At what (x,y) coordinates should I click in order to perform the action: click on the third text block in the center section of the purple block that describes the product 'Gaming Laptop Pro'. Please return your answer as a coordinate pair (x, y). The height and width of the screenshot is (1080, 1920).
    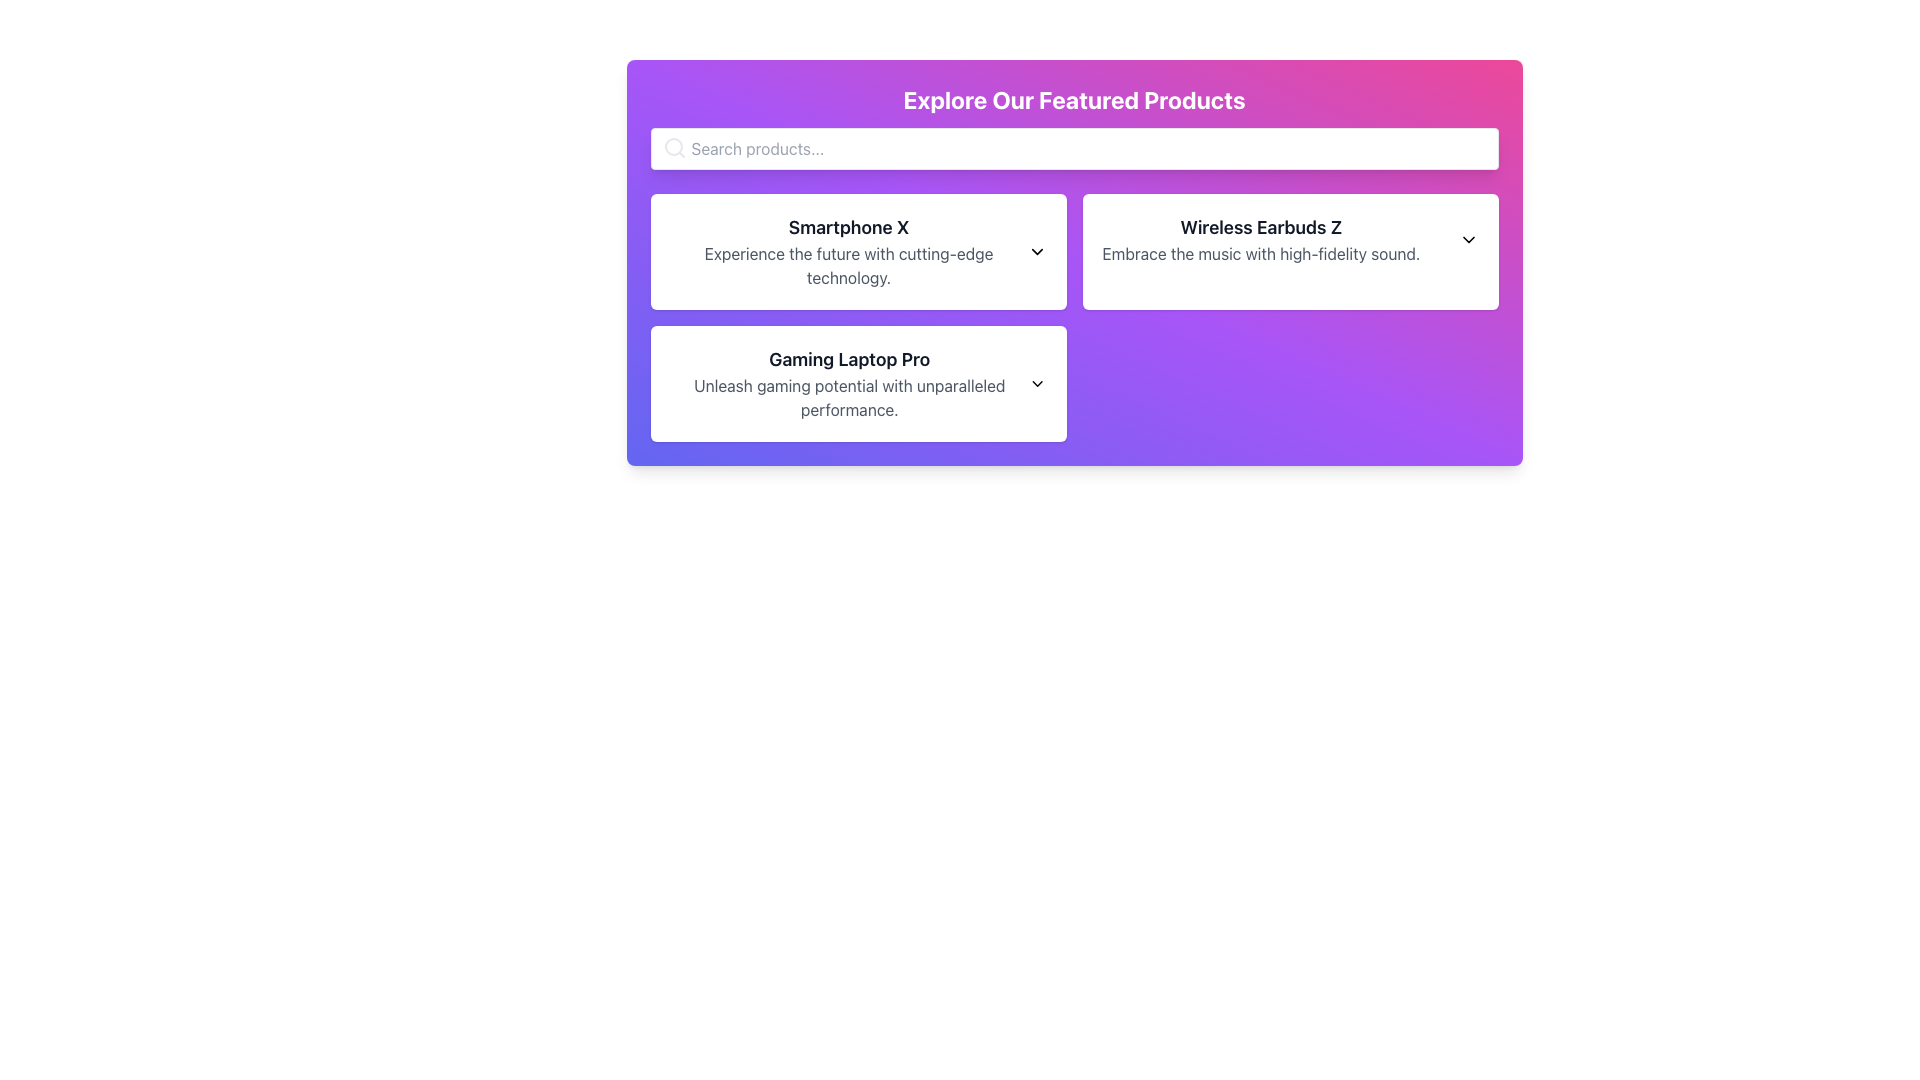
    Looking at the image, I should click on (849, 384).